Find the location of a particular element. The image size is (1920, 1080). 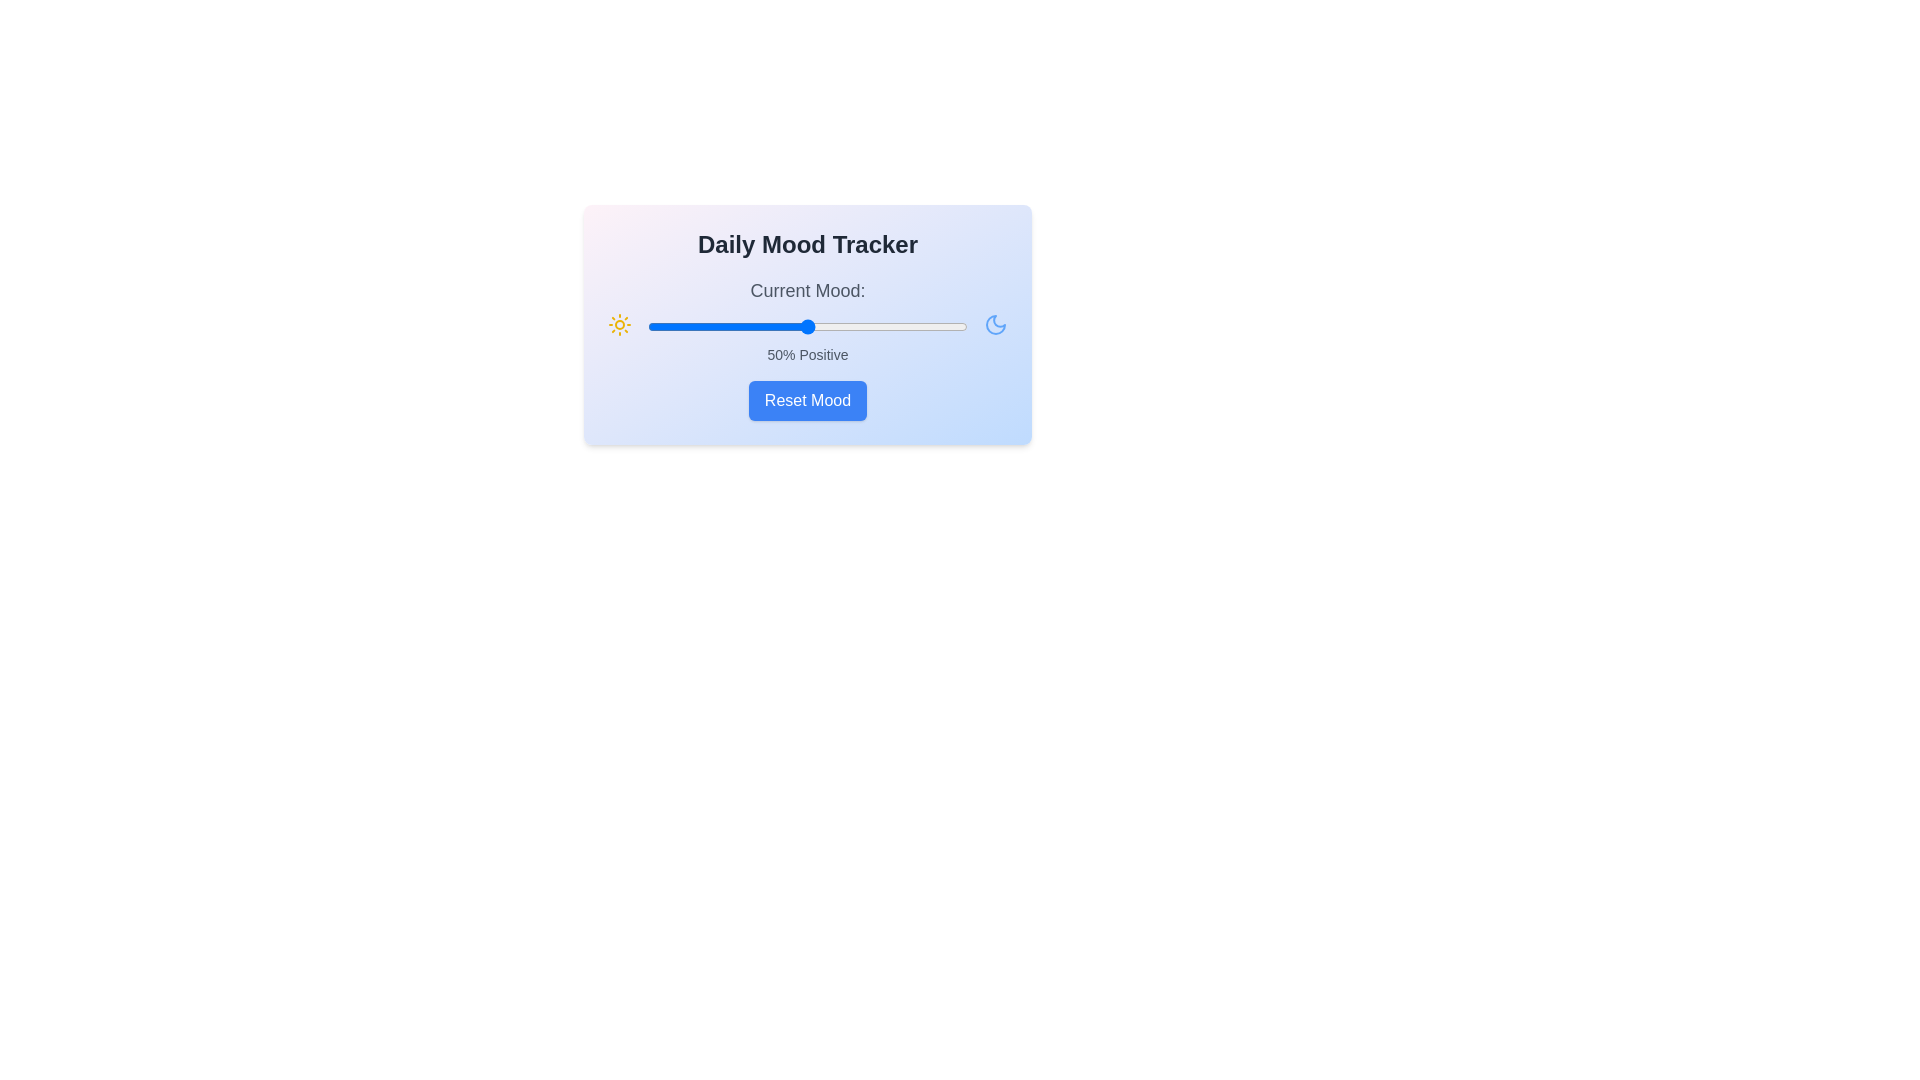

the slider handle of the 'Current Mood: 50% Positive' element is located at coordinates (807, 319).